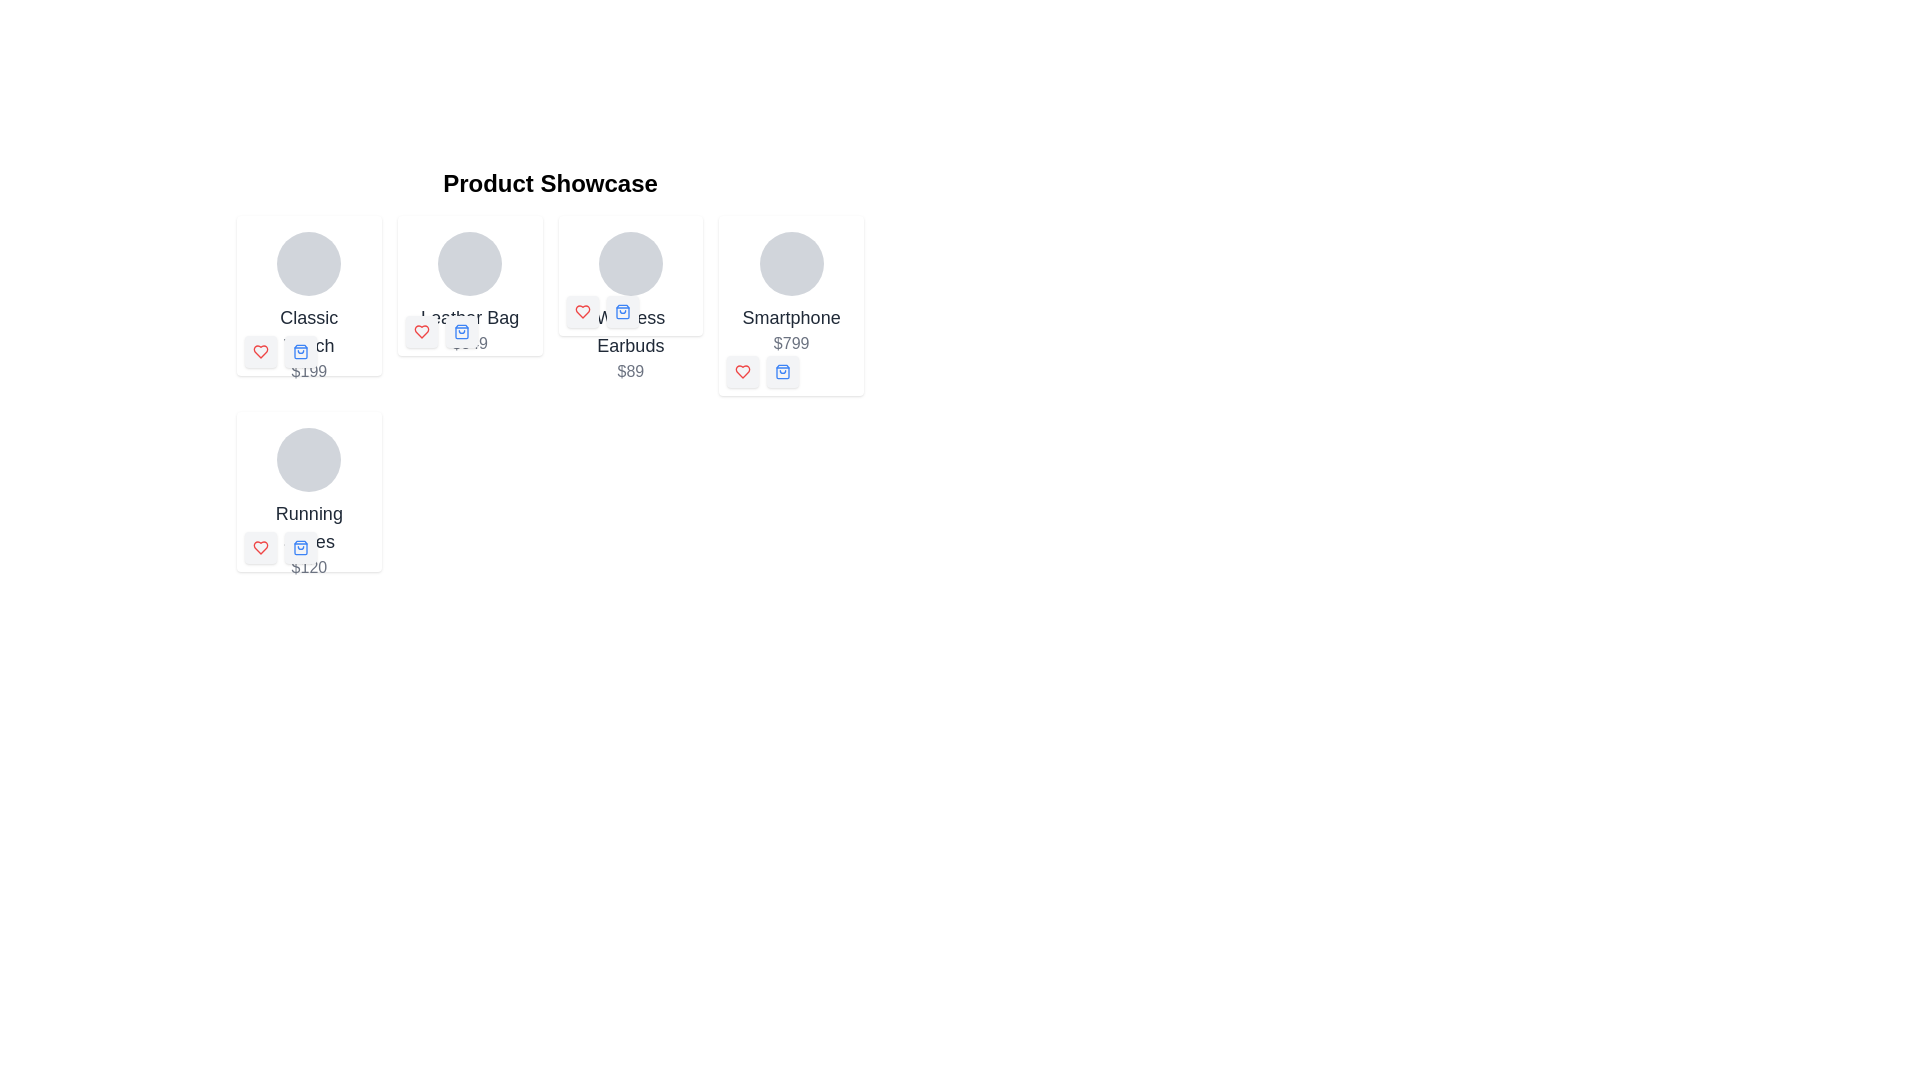 The image size is (1920, 1080). I want to click on the 'Favorite' button with a red heart icon located in the bottom-left corner of the product card for the 'Smartphone' to favorite or like it, so click(742, 371).